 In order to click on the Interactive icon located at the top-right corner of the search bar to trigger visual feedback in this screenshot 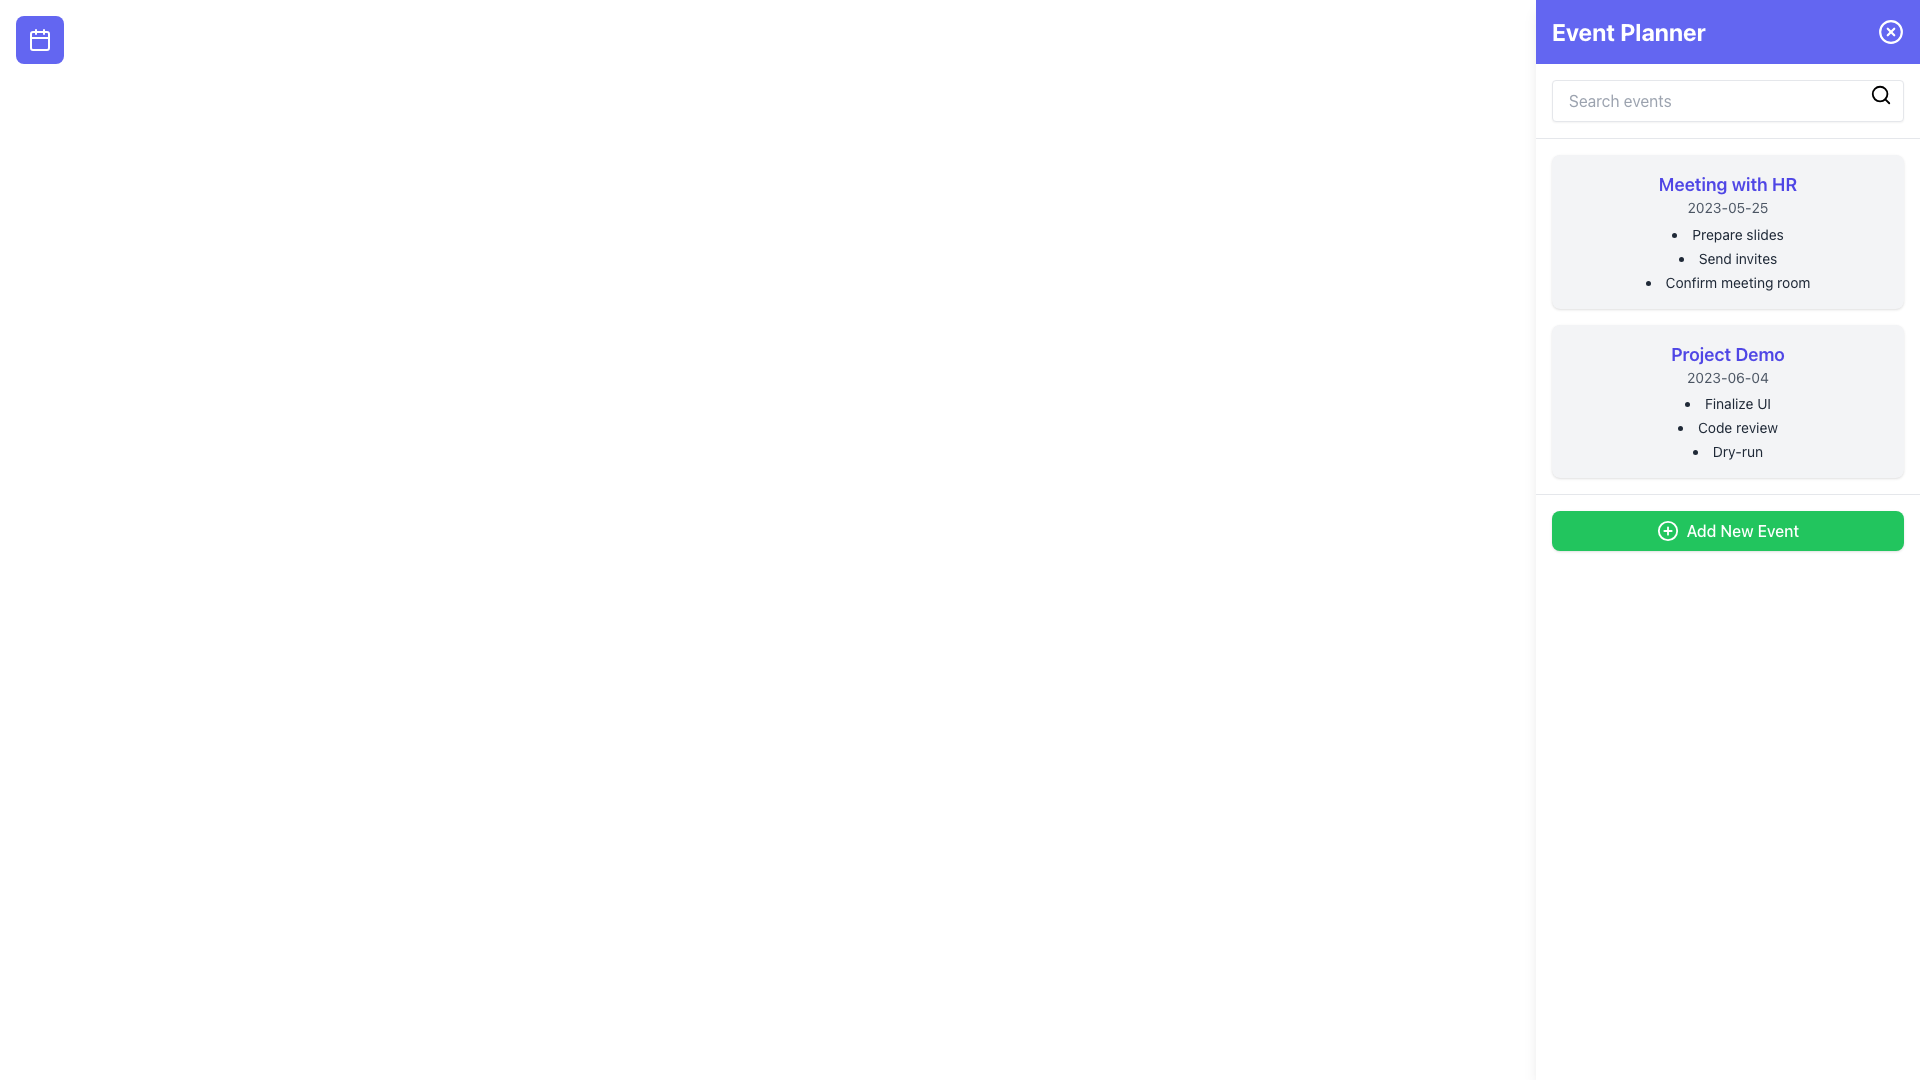, I will do `click(1880, 95)`.